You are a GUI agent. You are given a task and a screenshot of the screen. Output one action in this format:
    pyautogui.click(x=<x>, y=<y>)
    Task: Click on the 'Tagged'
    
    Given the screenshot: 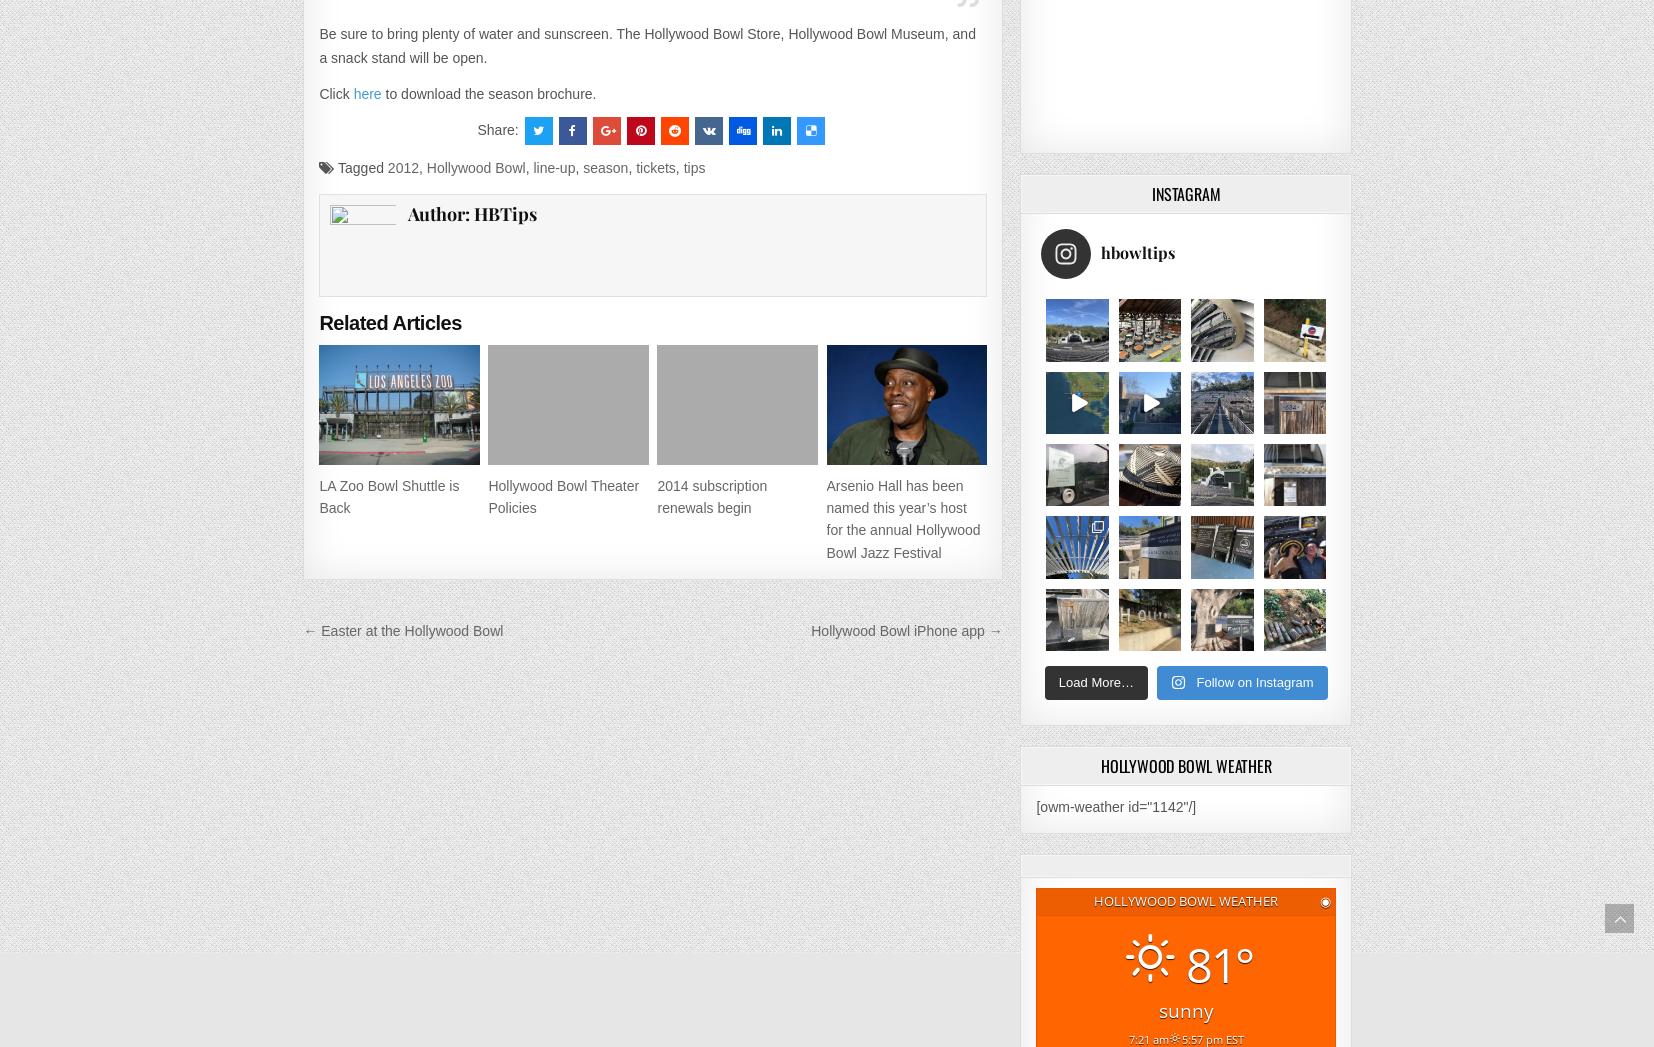 What is the action you would take?
    pyautogui.click(x=359, y=166)
    